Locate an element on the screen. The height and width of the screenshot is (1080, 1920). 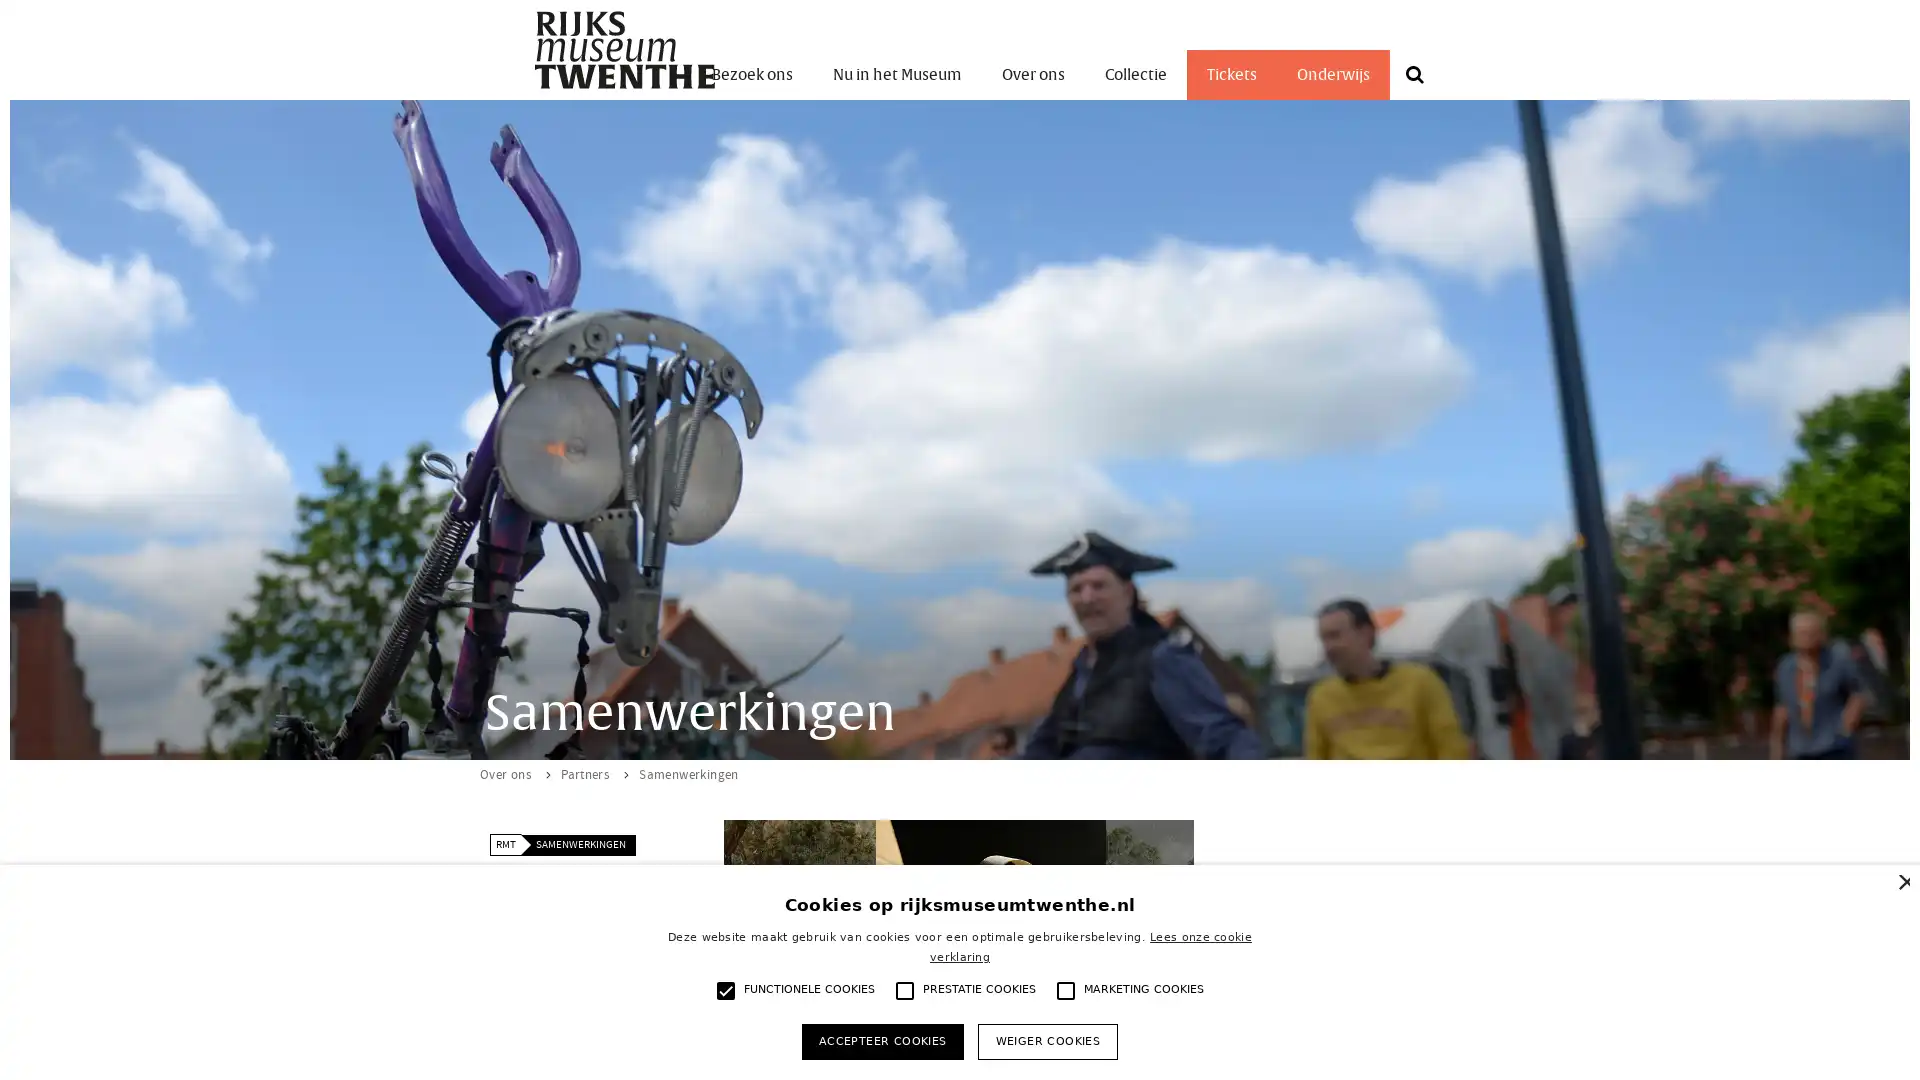
WEIGER COOKIES is located at coordinates (1046, 1040).